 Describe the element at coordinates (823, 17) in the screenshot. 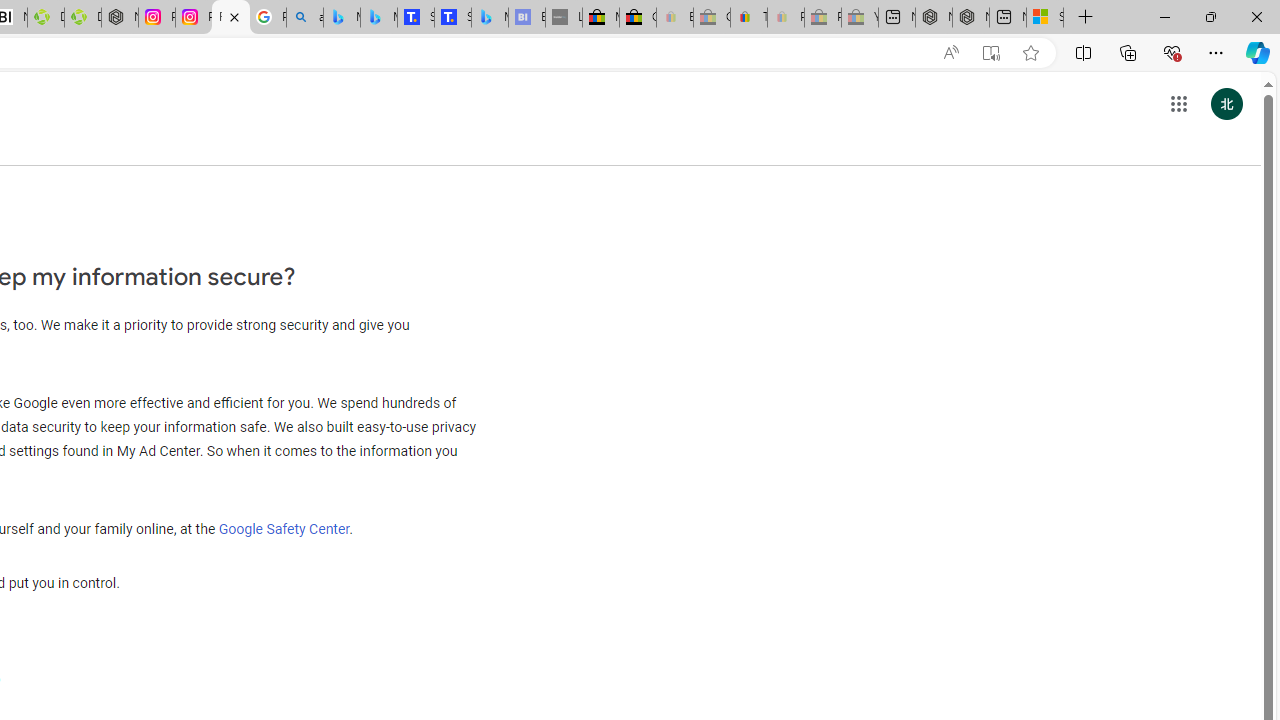

I see `'Press Room - eBay Inc. - Sleeping'` at that location.